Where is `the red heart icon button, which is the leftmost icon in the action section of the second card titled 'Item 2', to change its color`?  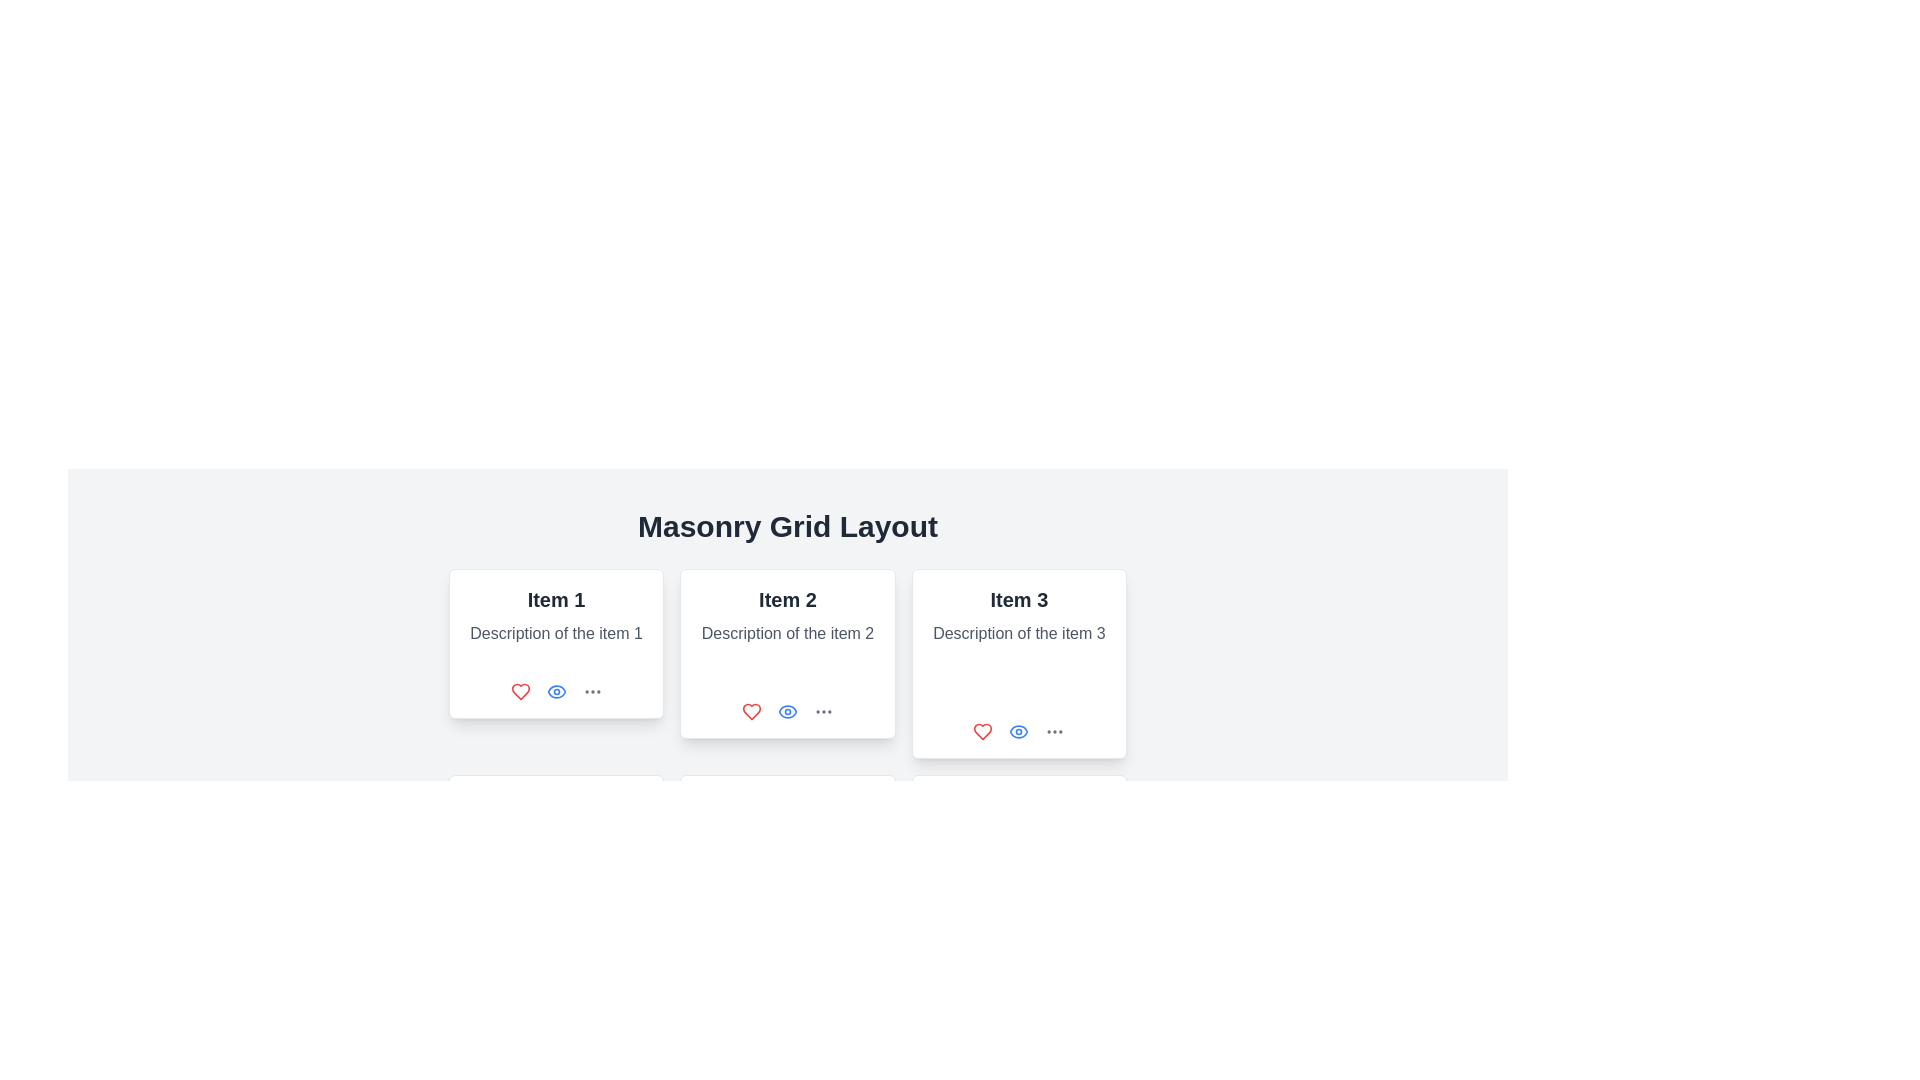
the red heart icon button, which is the leftmost icon in the action section of the second card titled 'Item 2', to change its color is located at coordinates (751, 711).